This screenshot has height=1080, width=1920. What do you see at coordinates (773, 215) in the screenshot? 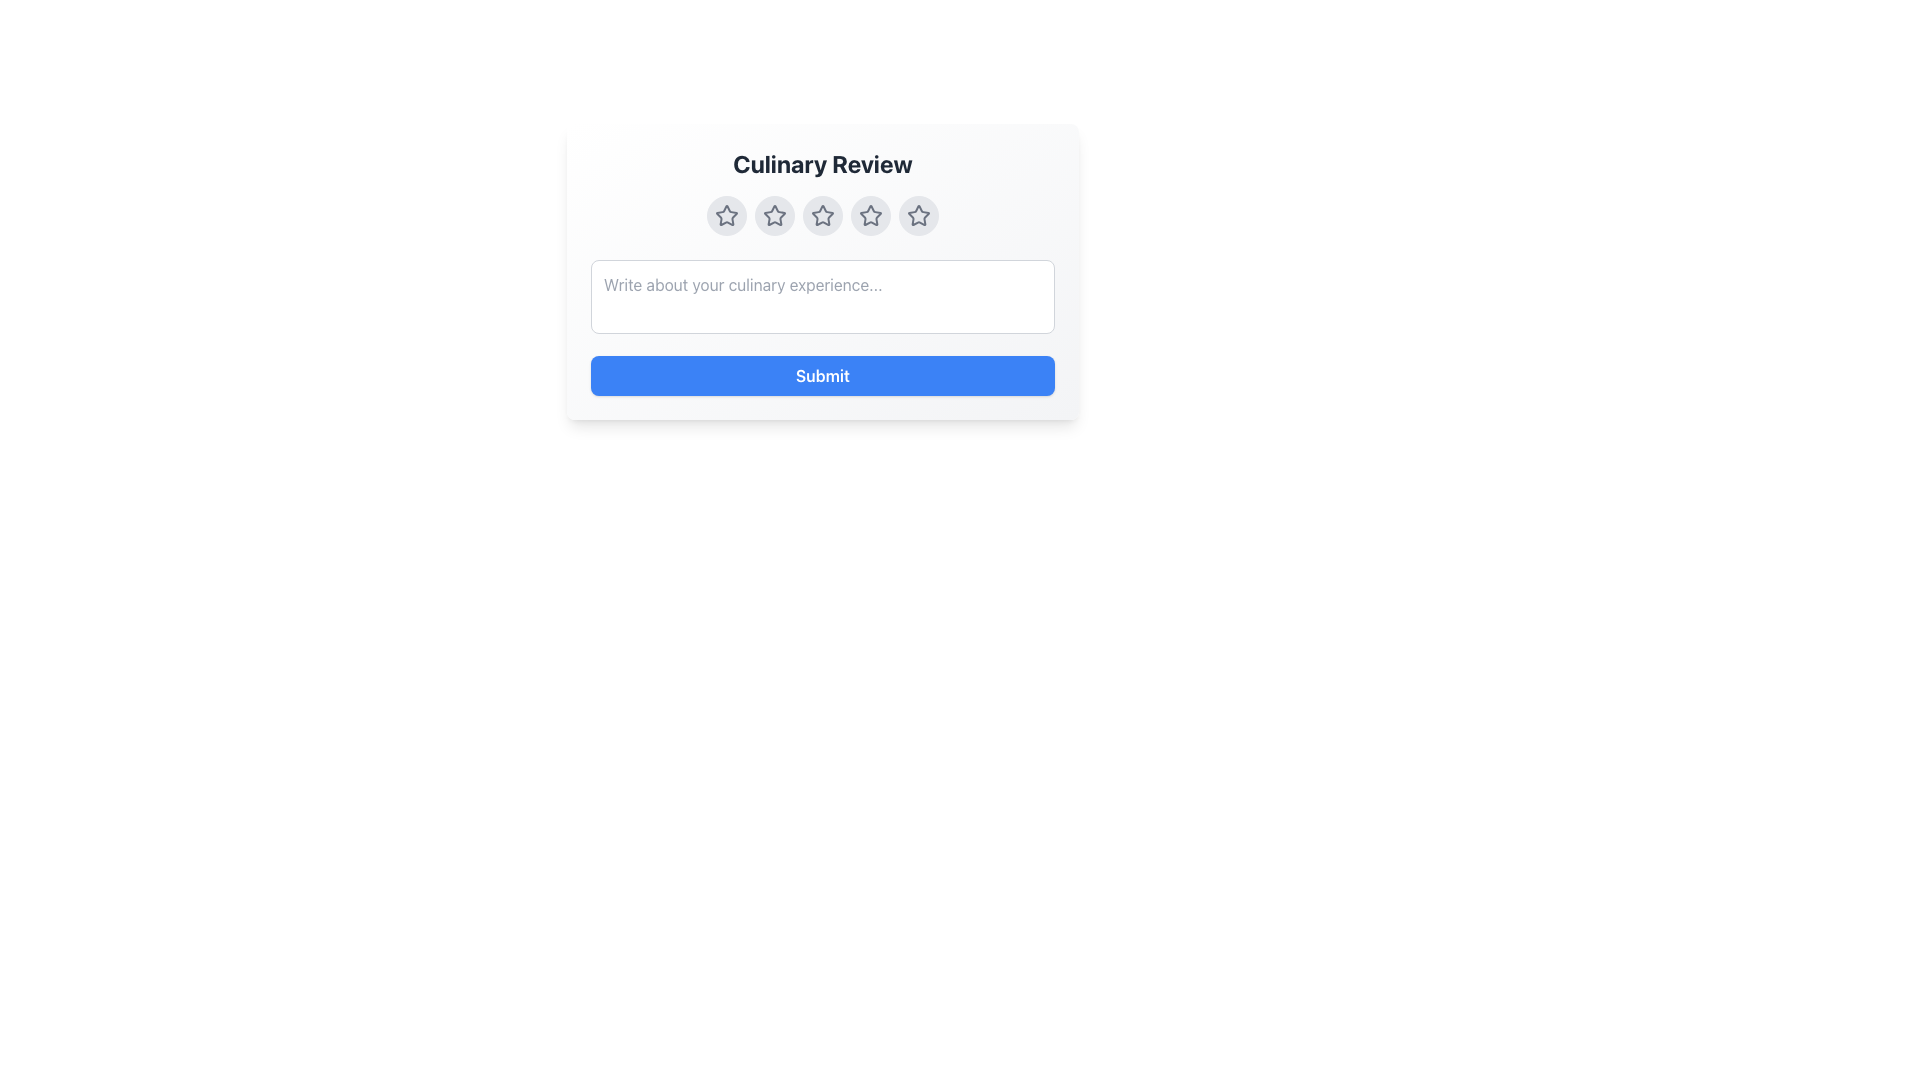
I see `the second star icon in the 5-star rating system` at bounding box center [773, 215].